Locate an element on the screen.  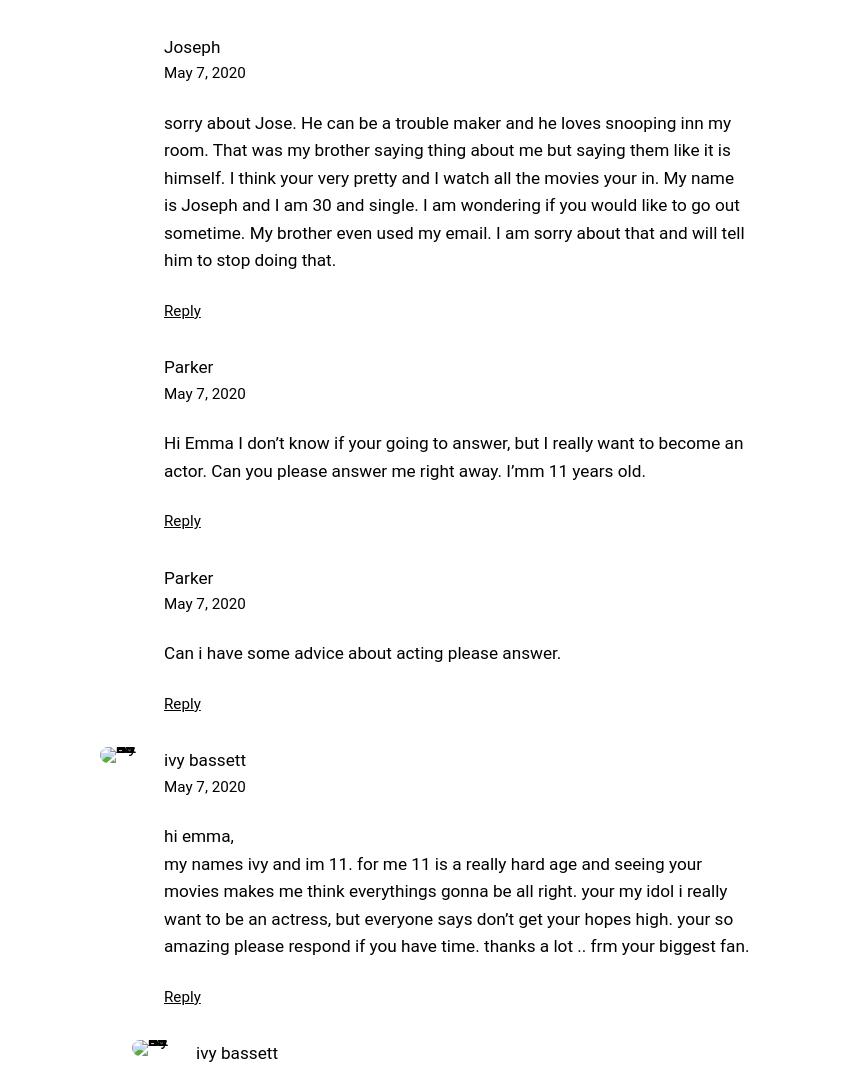
'Hi Emma I don’t know if your going to answer, but I really want to become an actor. Can you please answer me right away. I’mm 11 years old.' is located at coordinates (452, 455).